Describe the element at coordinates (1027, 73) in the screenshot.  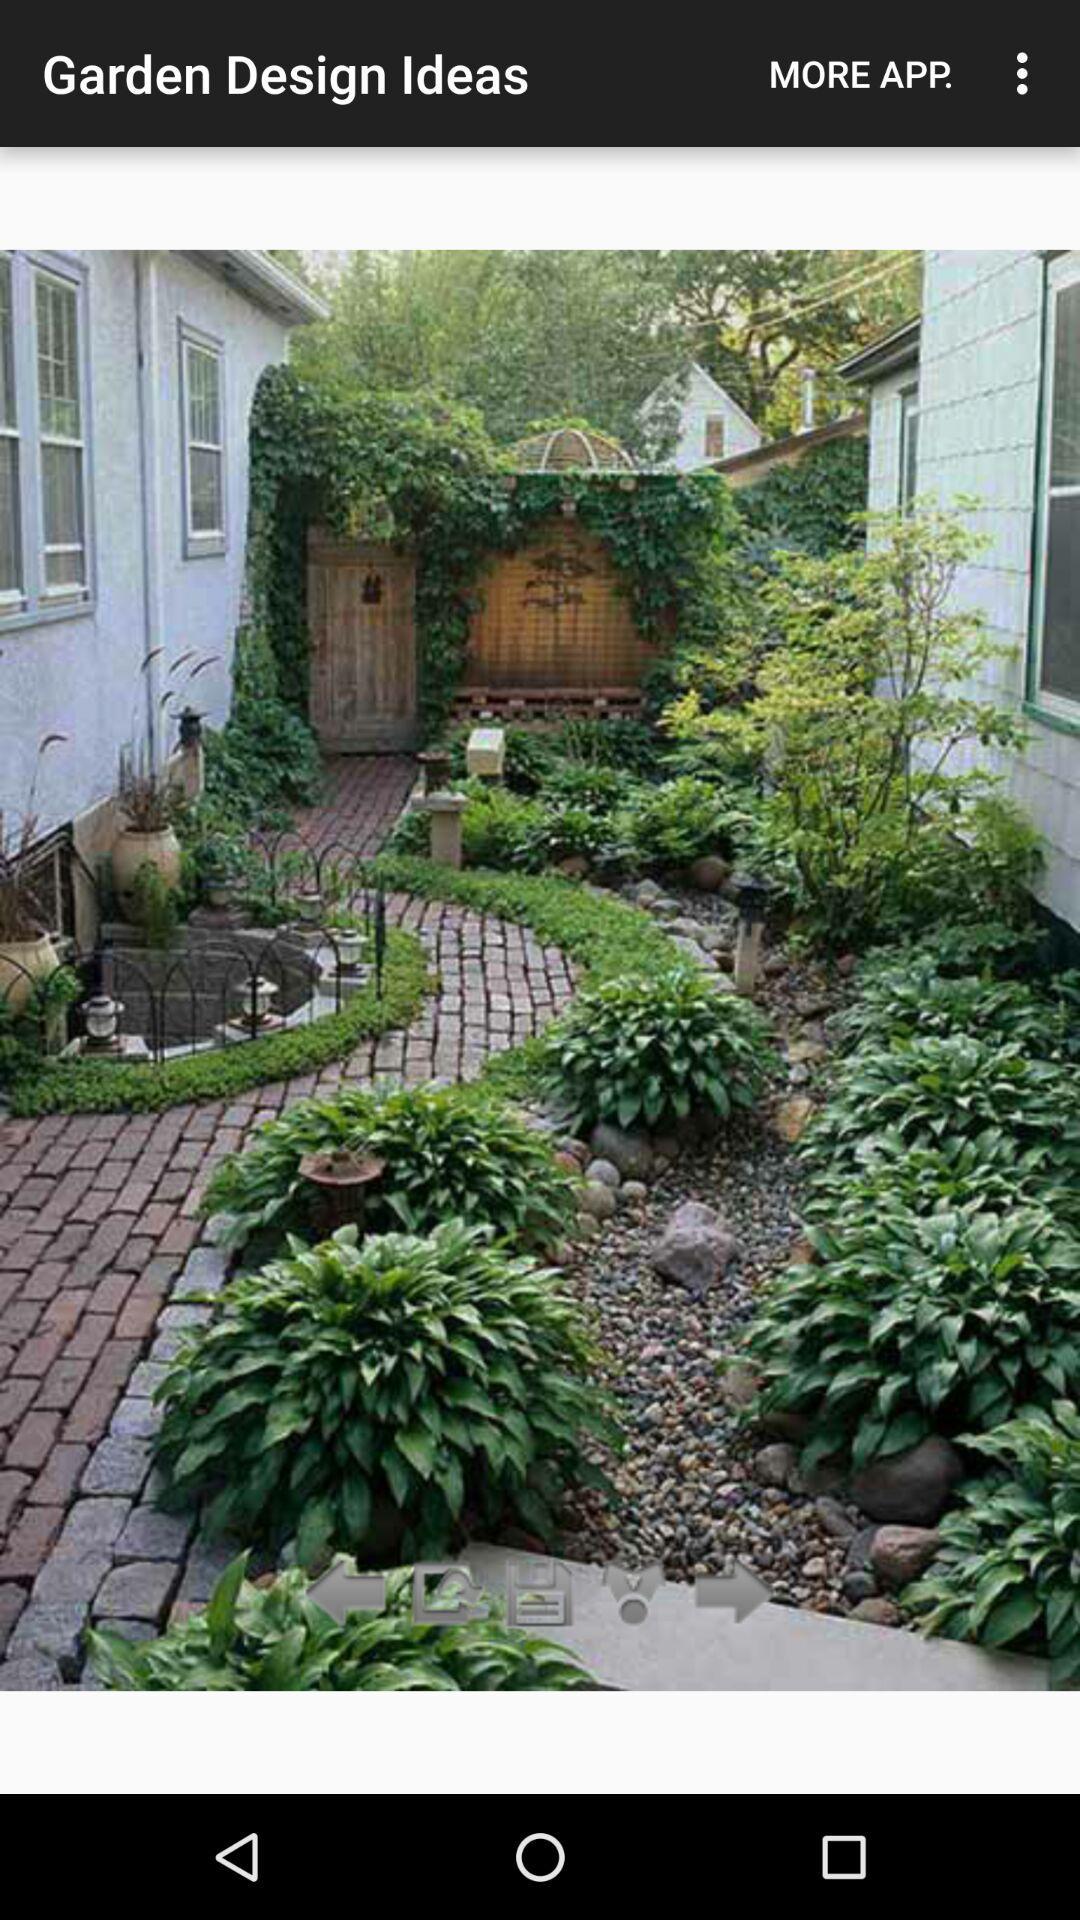
I see `item to the right of more app.` at that location.